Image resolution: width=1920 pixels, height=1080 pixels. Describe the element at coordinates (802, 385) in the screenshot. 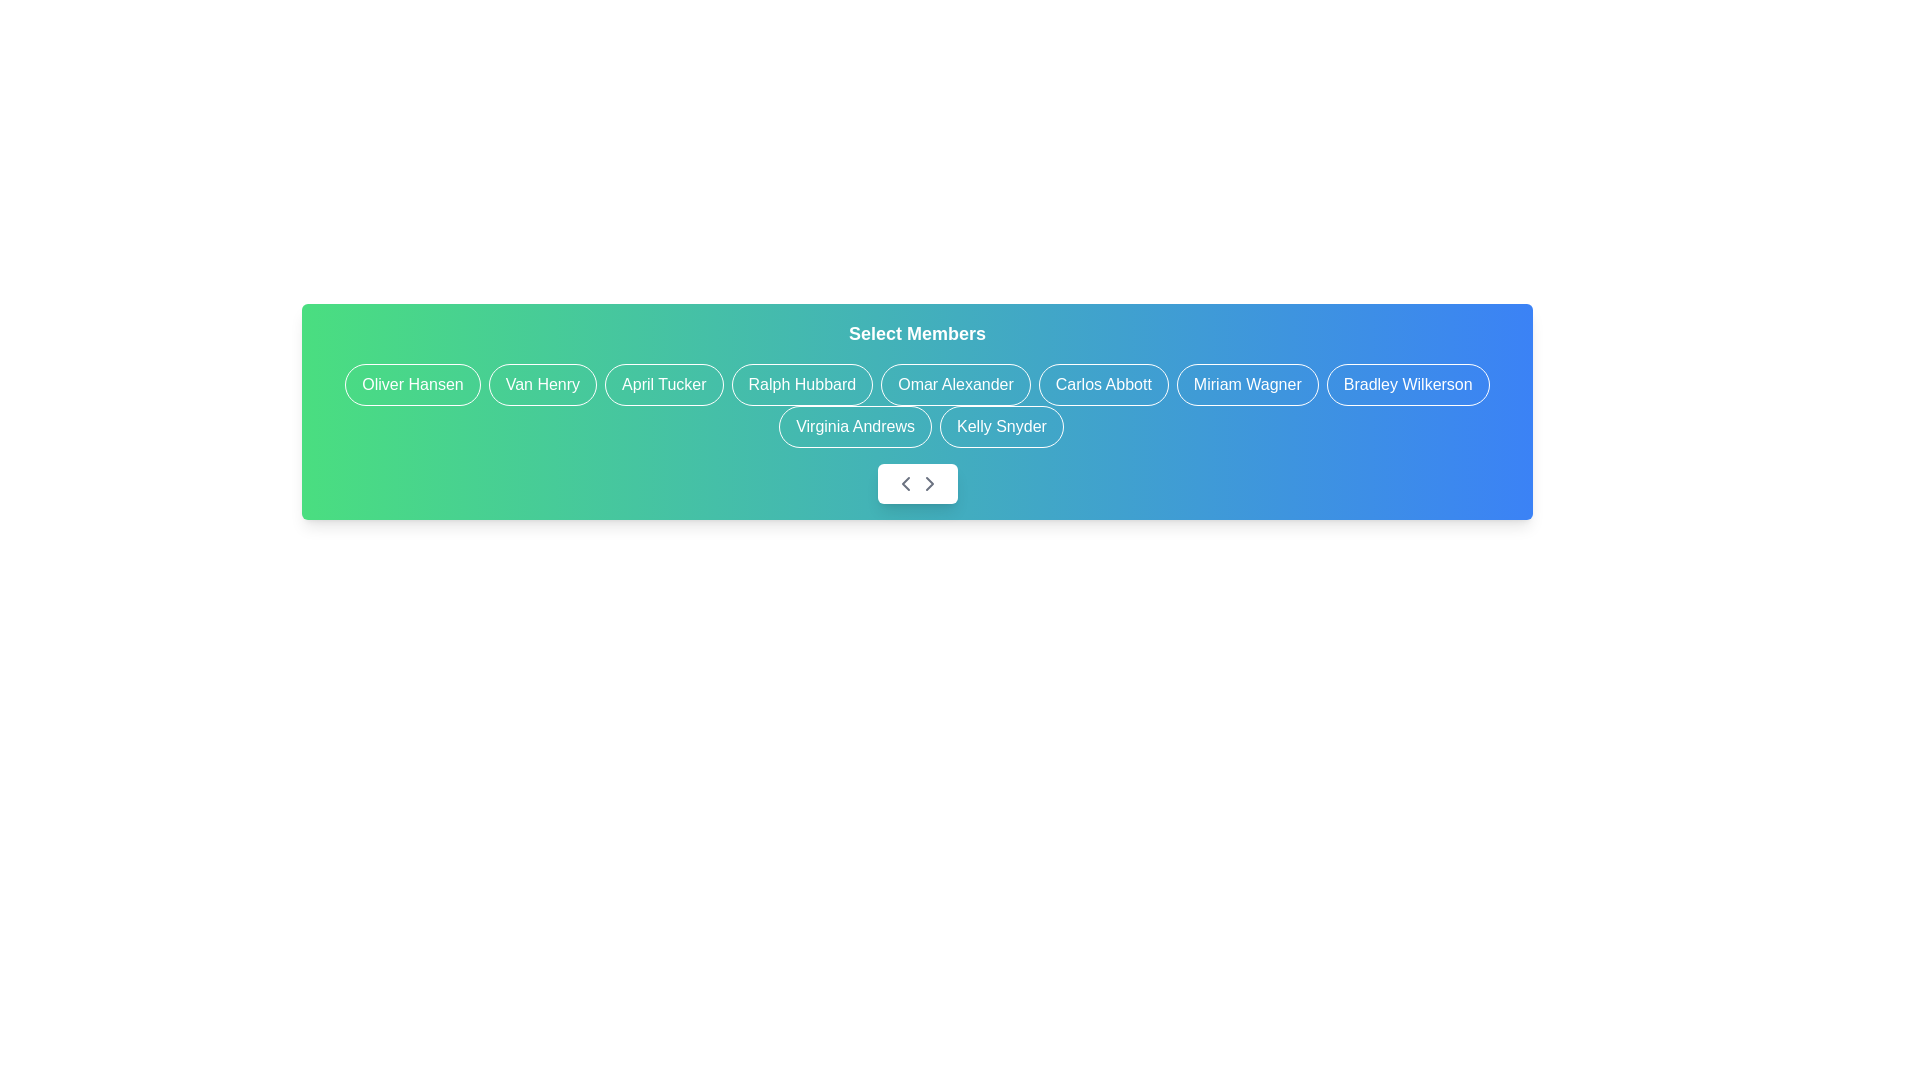

I see `the button that serves as a selection or toggle for the user related to the option 'Ralph Hubbard', which is the fourth button in a horizontal list of buttons` at that location.